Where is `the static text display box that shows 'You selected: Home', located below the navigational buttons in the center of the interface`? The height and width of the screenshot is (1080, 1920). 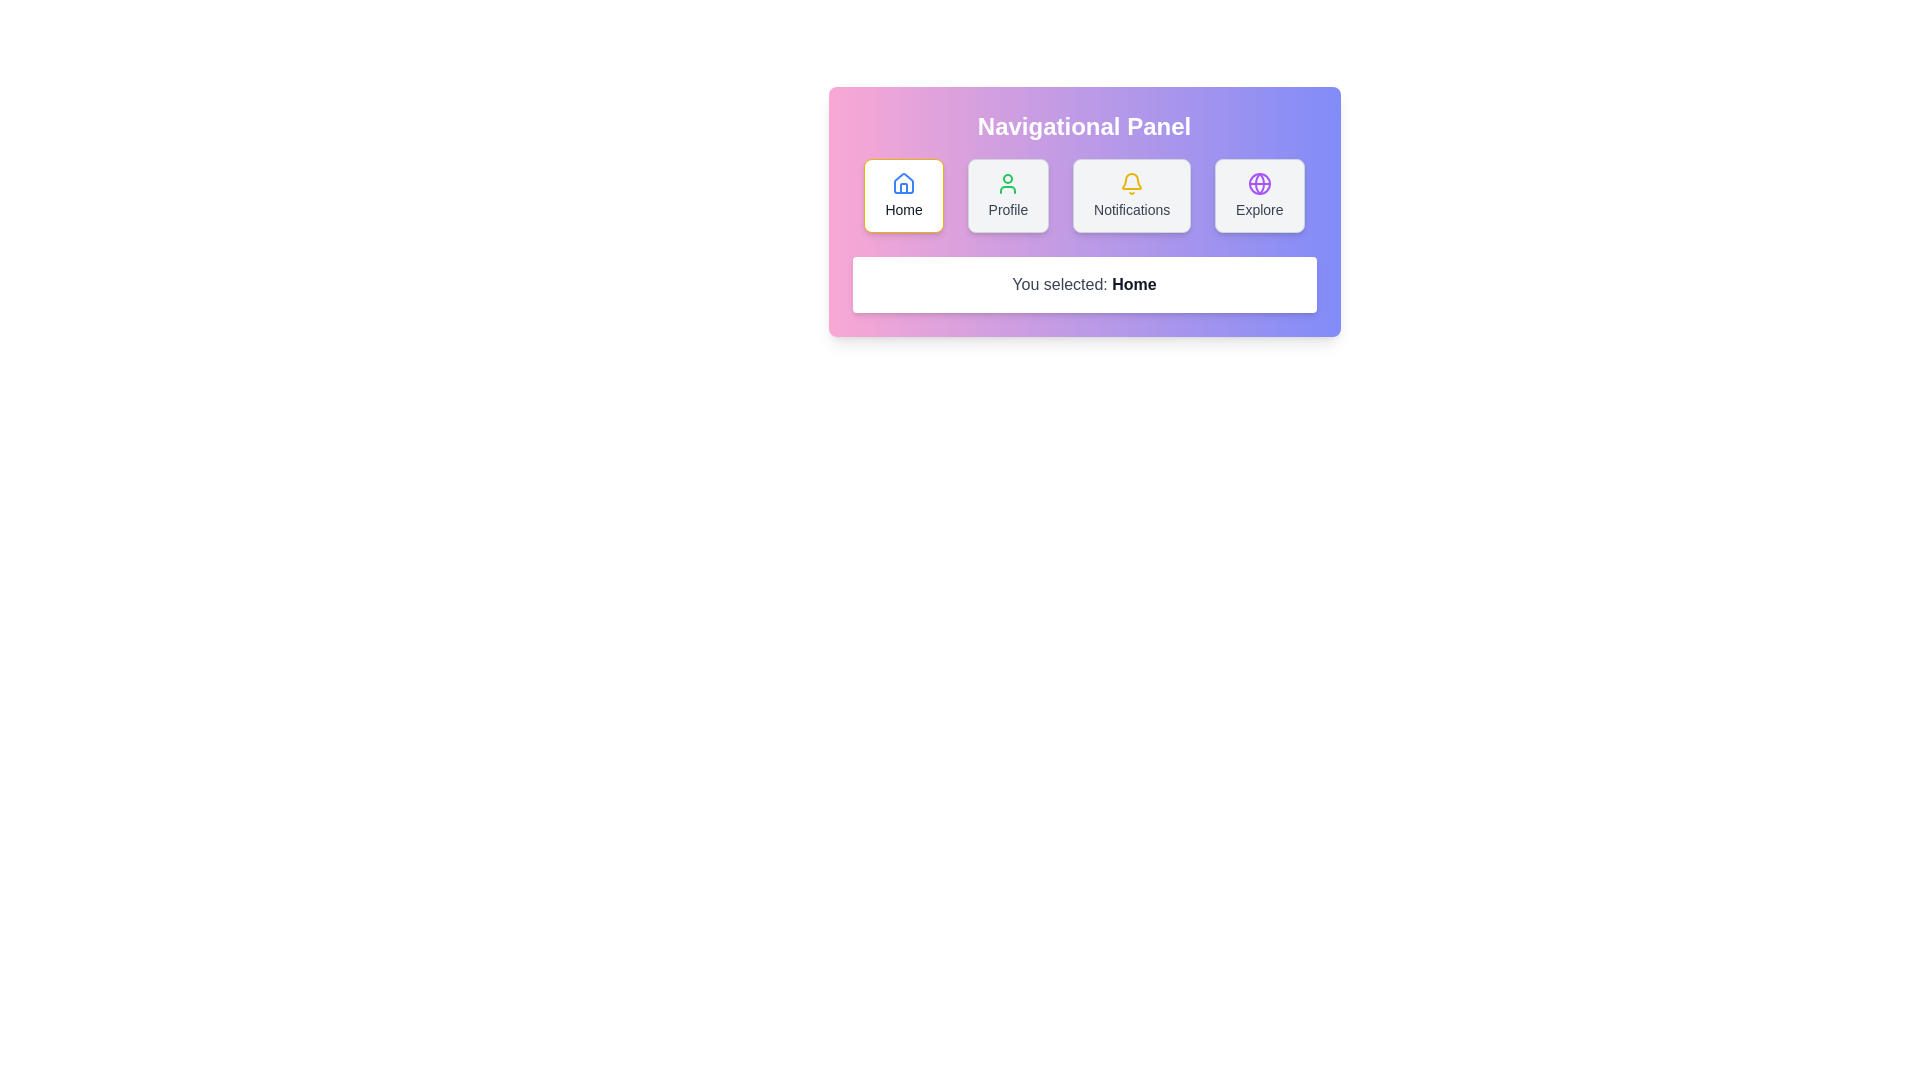
the static text display box that shows 'You selected: Home', located below the navigational buttons in the center of the interface is located at coordinates (1083, 285).